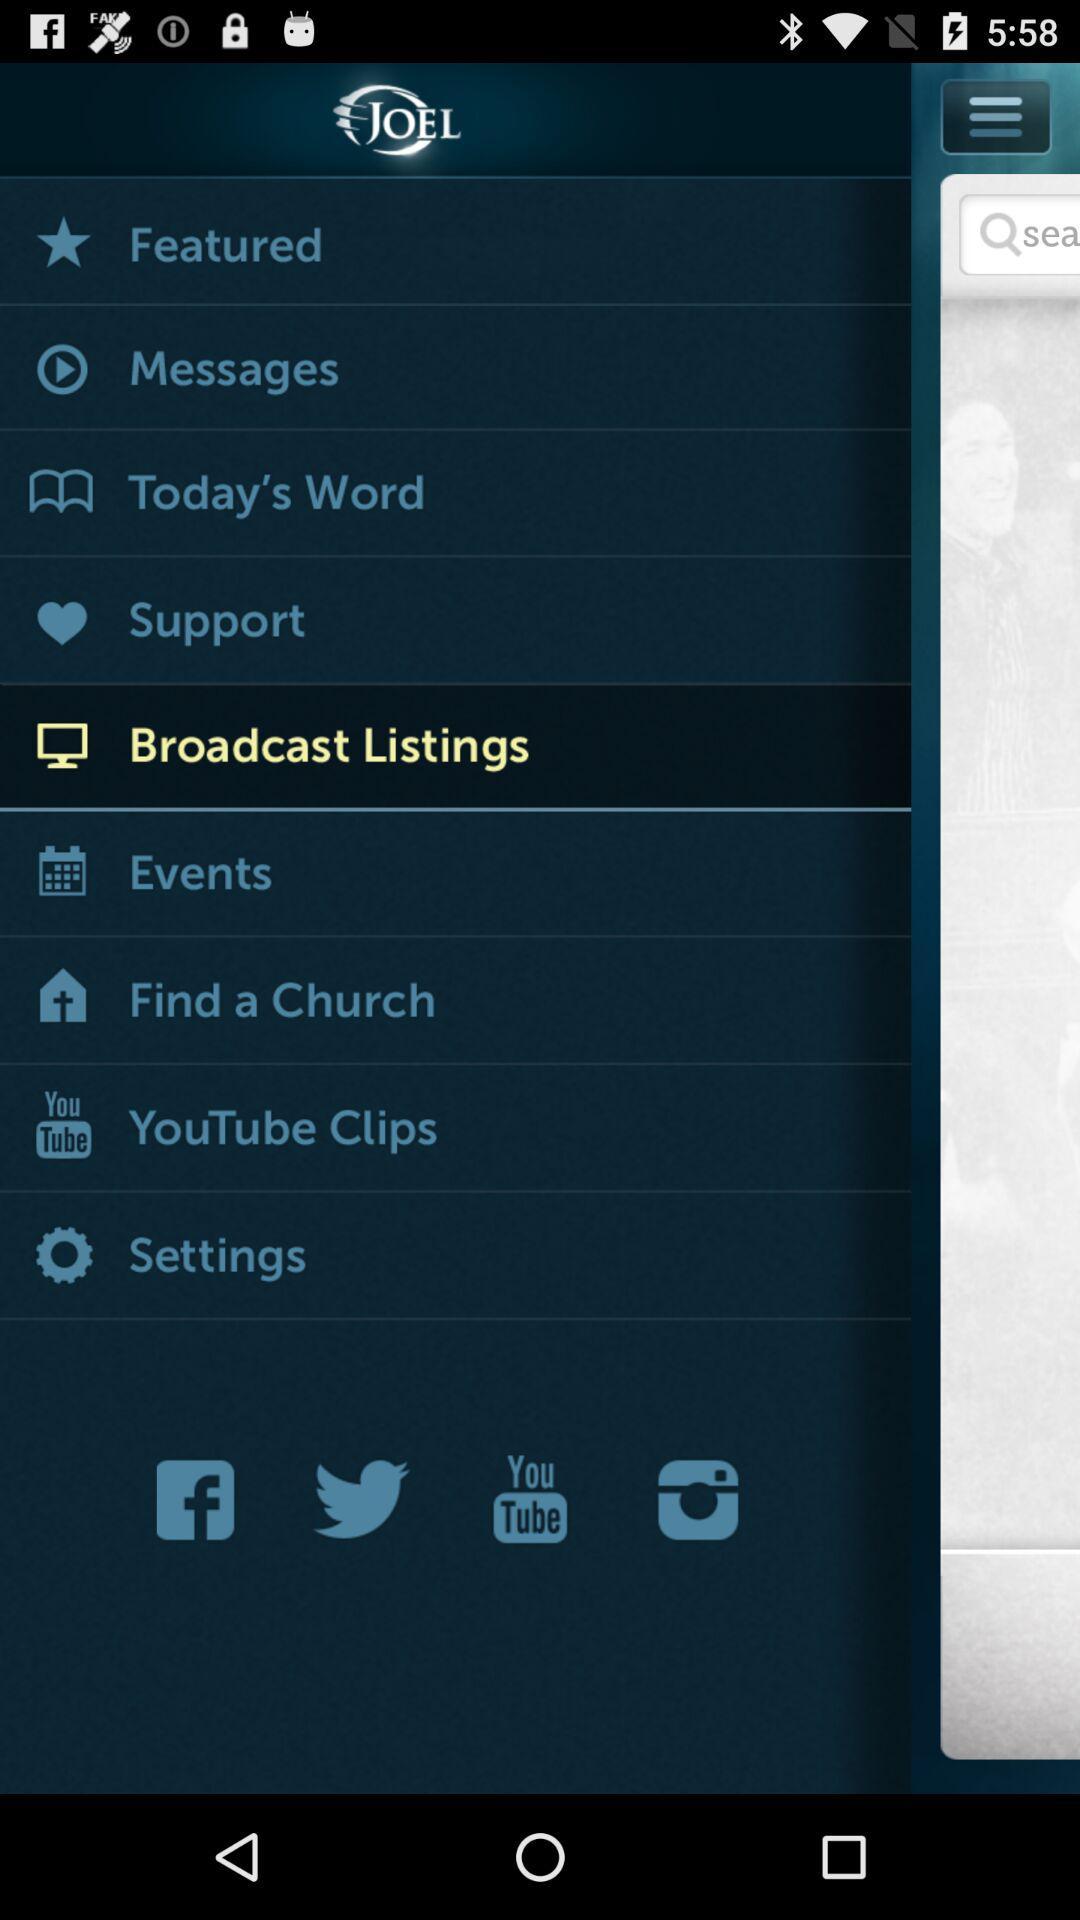 The height and width of the screenshot is (1920, 1080). I want to click on share to instagram, so click(697, 1499).